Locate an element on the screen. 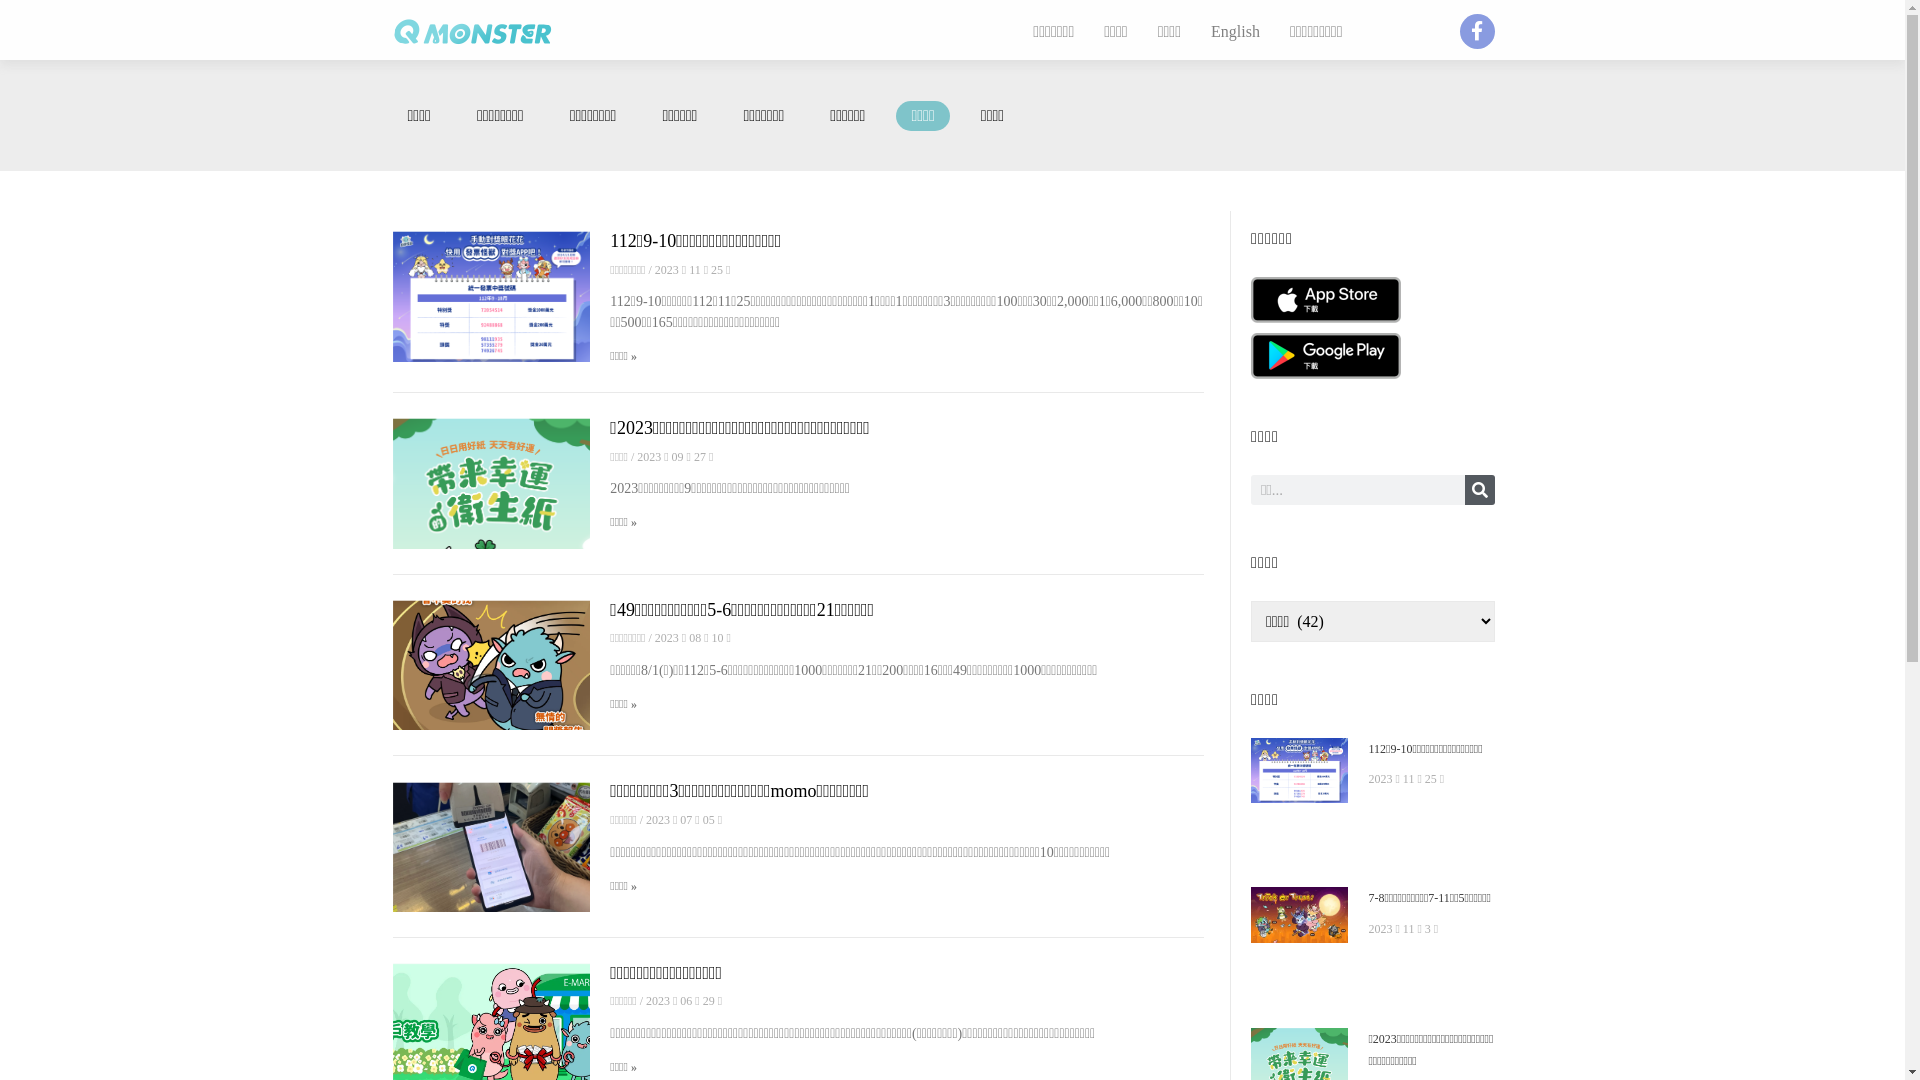  'English' is located at coordinates (1234, 31).